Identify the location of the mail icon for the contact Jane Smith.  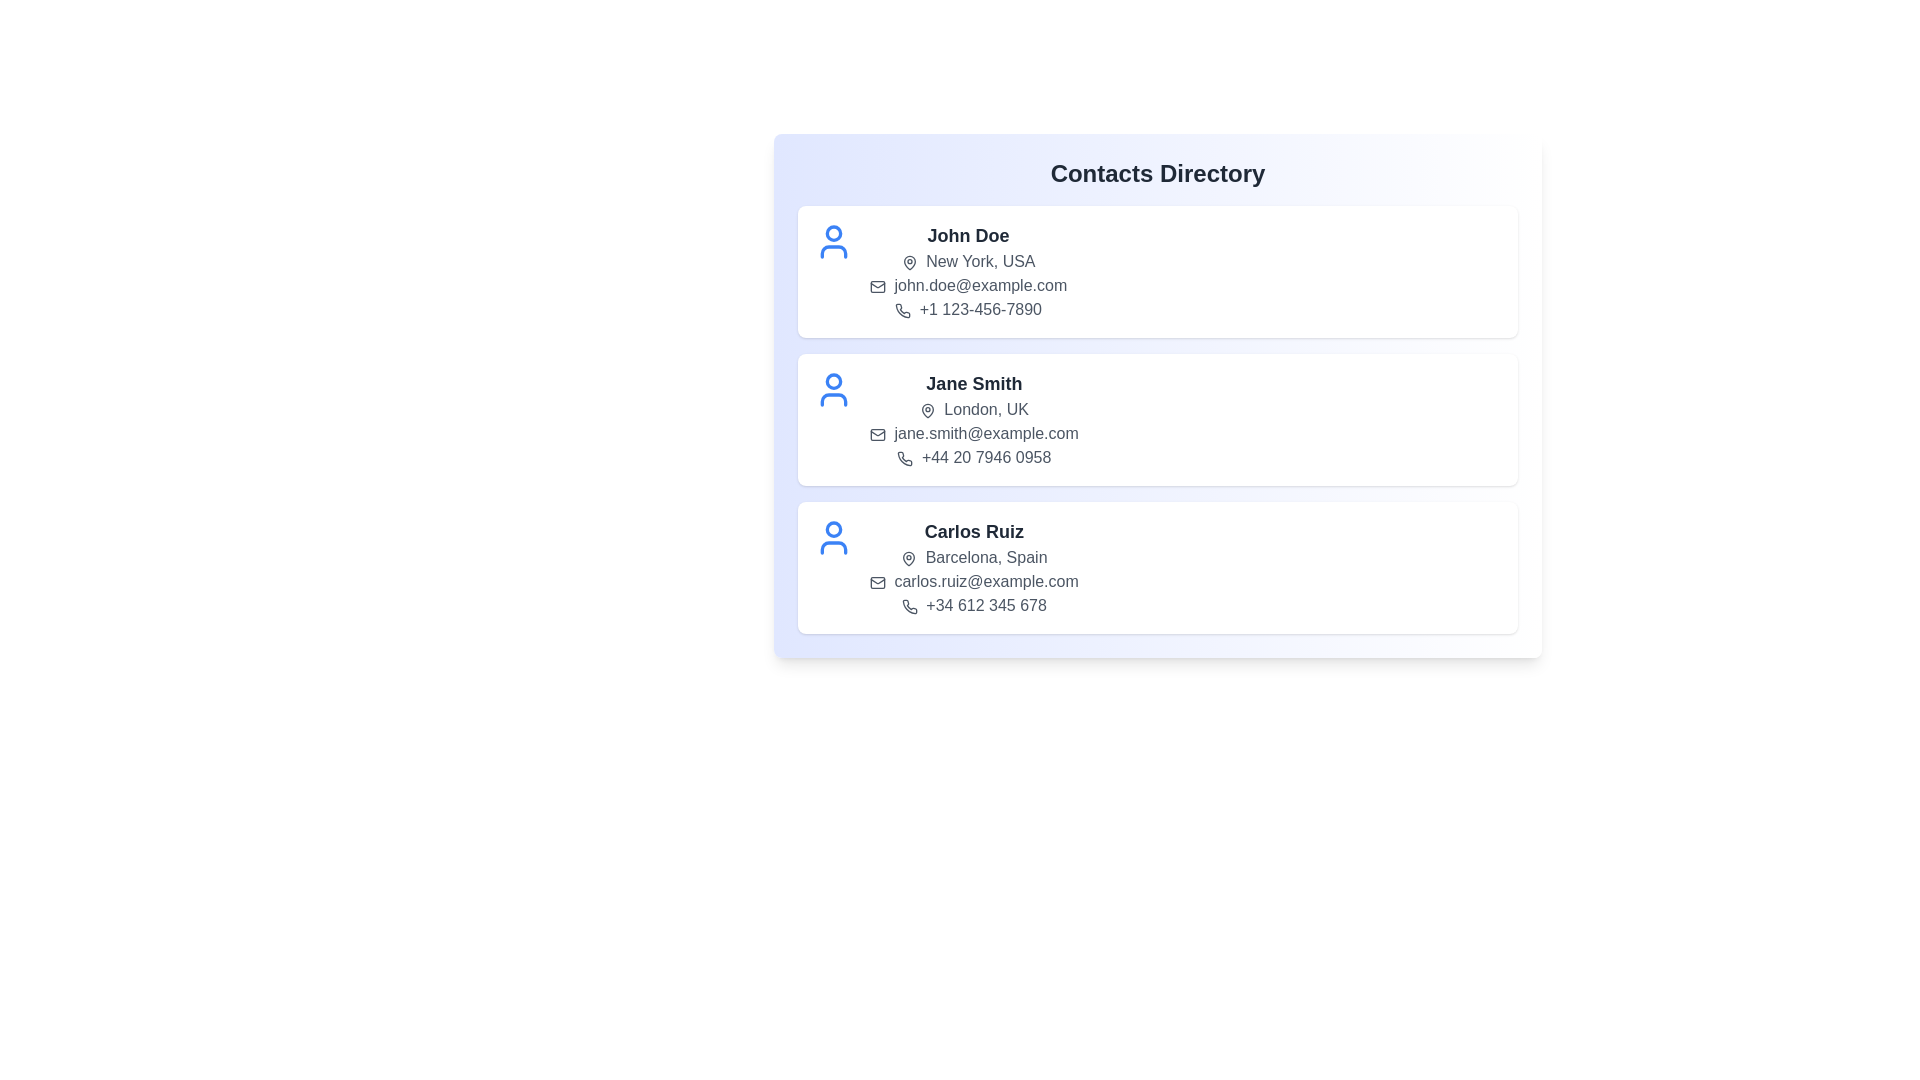
(878, 433).